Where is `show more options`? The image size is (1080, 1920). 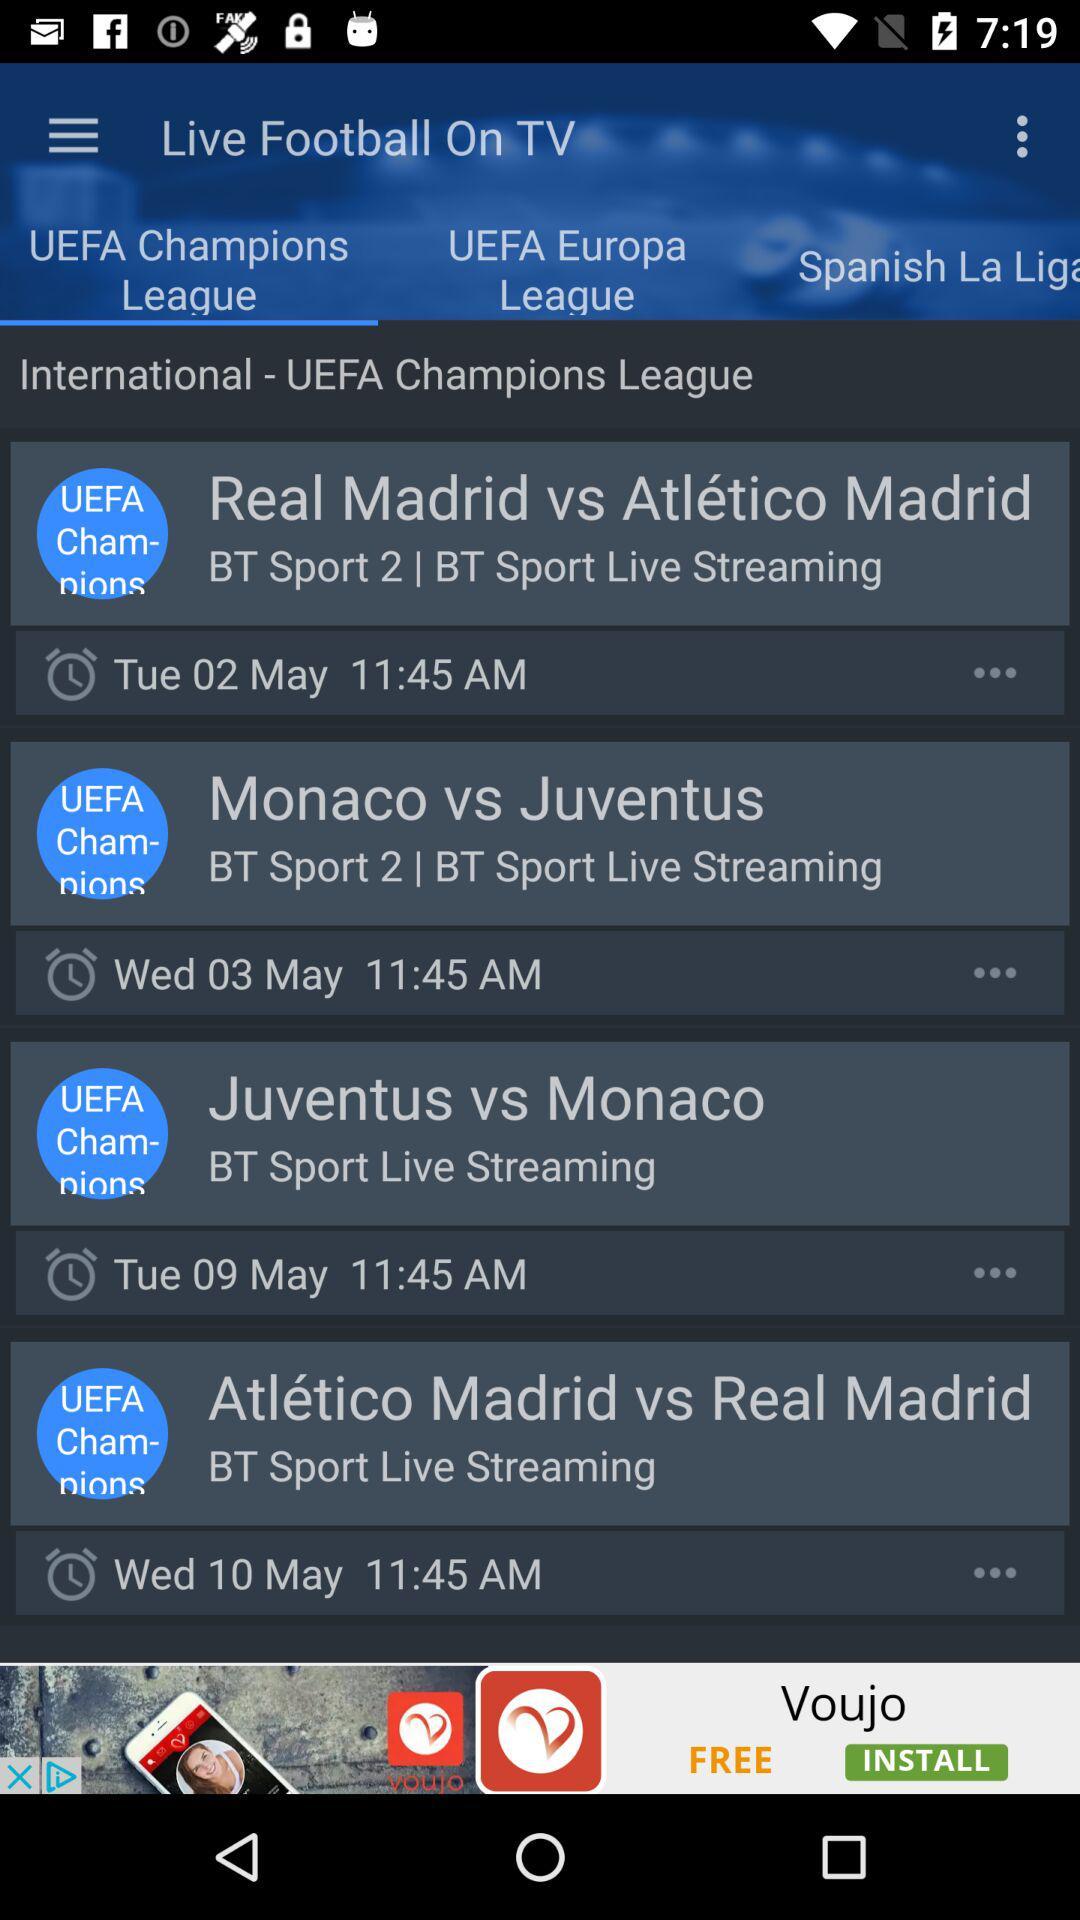
show more options is located at coordinates (995, 972).